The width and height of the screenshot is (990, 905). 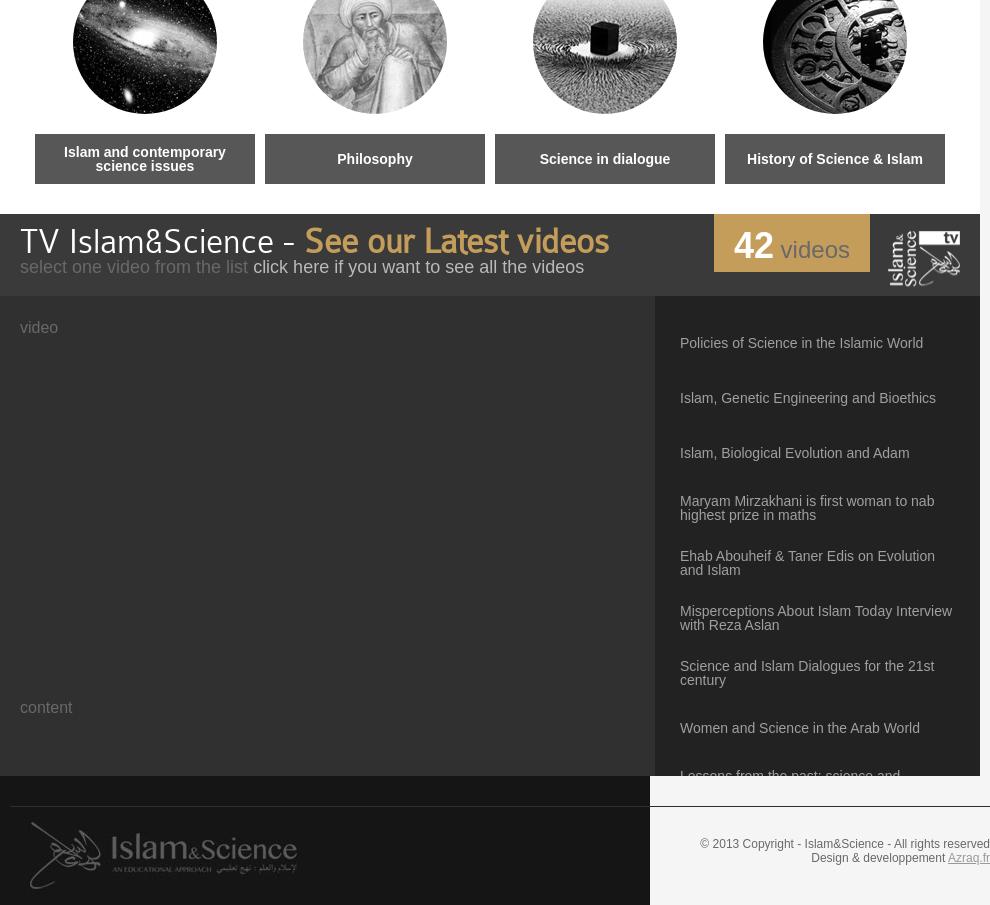 I want to click on 'Azraq.fr', so click(x=968, y=857).